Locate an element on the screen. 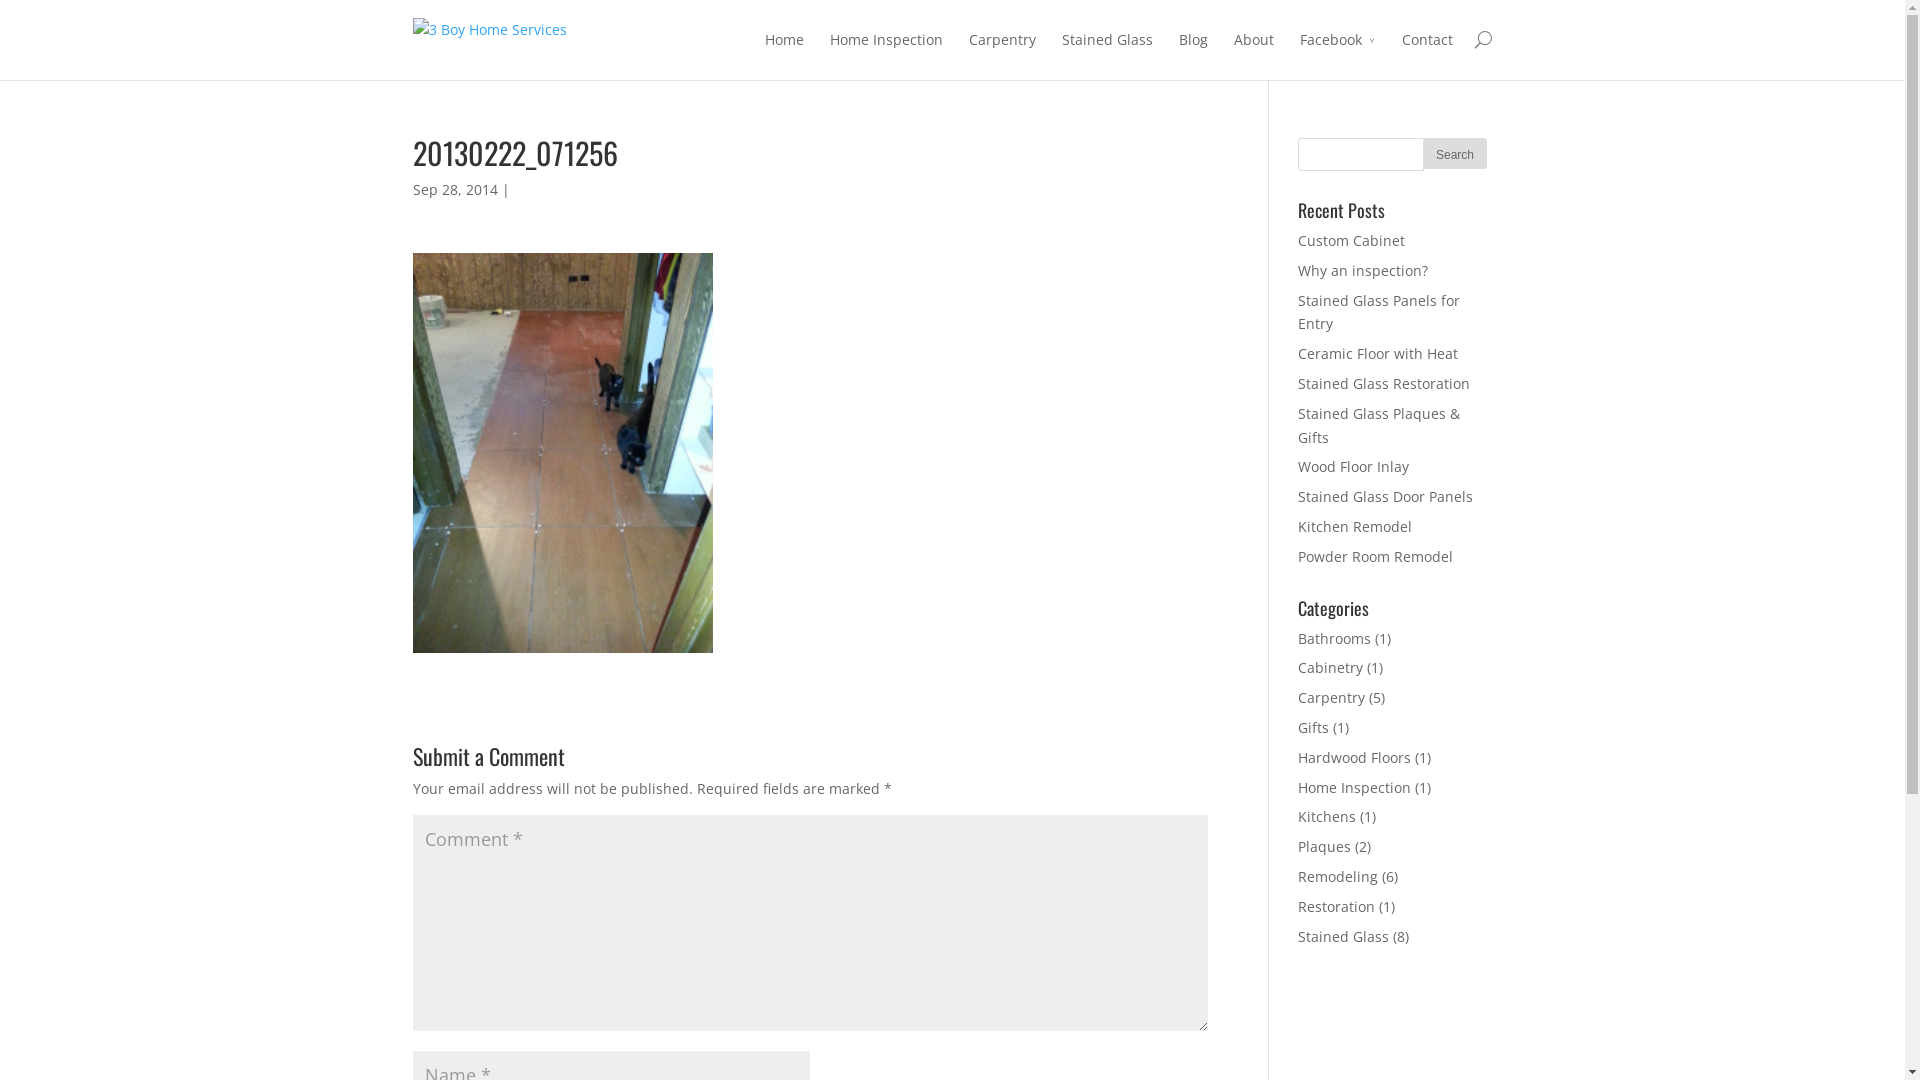 The image size is (1920, 1080). 'Hardwood Floors' is located at coordinates (1354, 757).